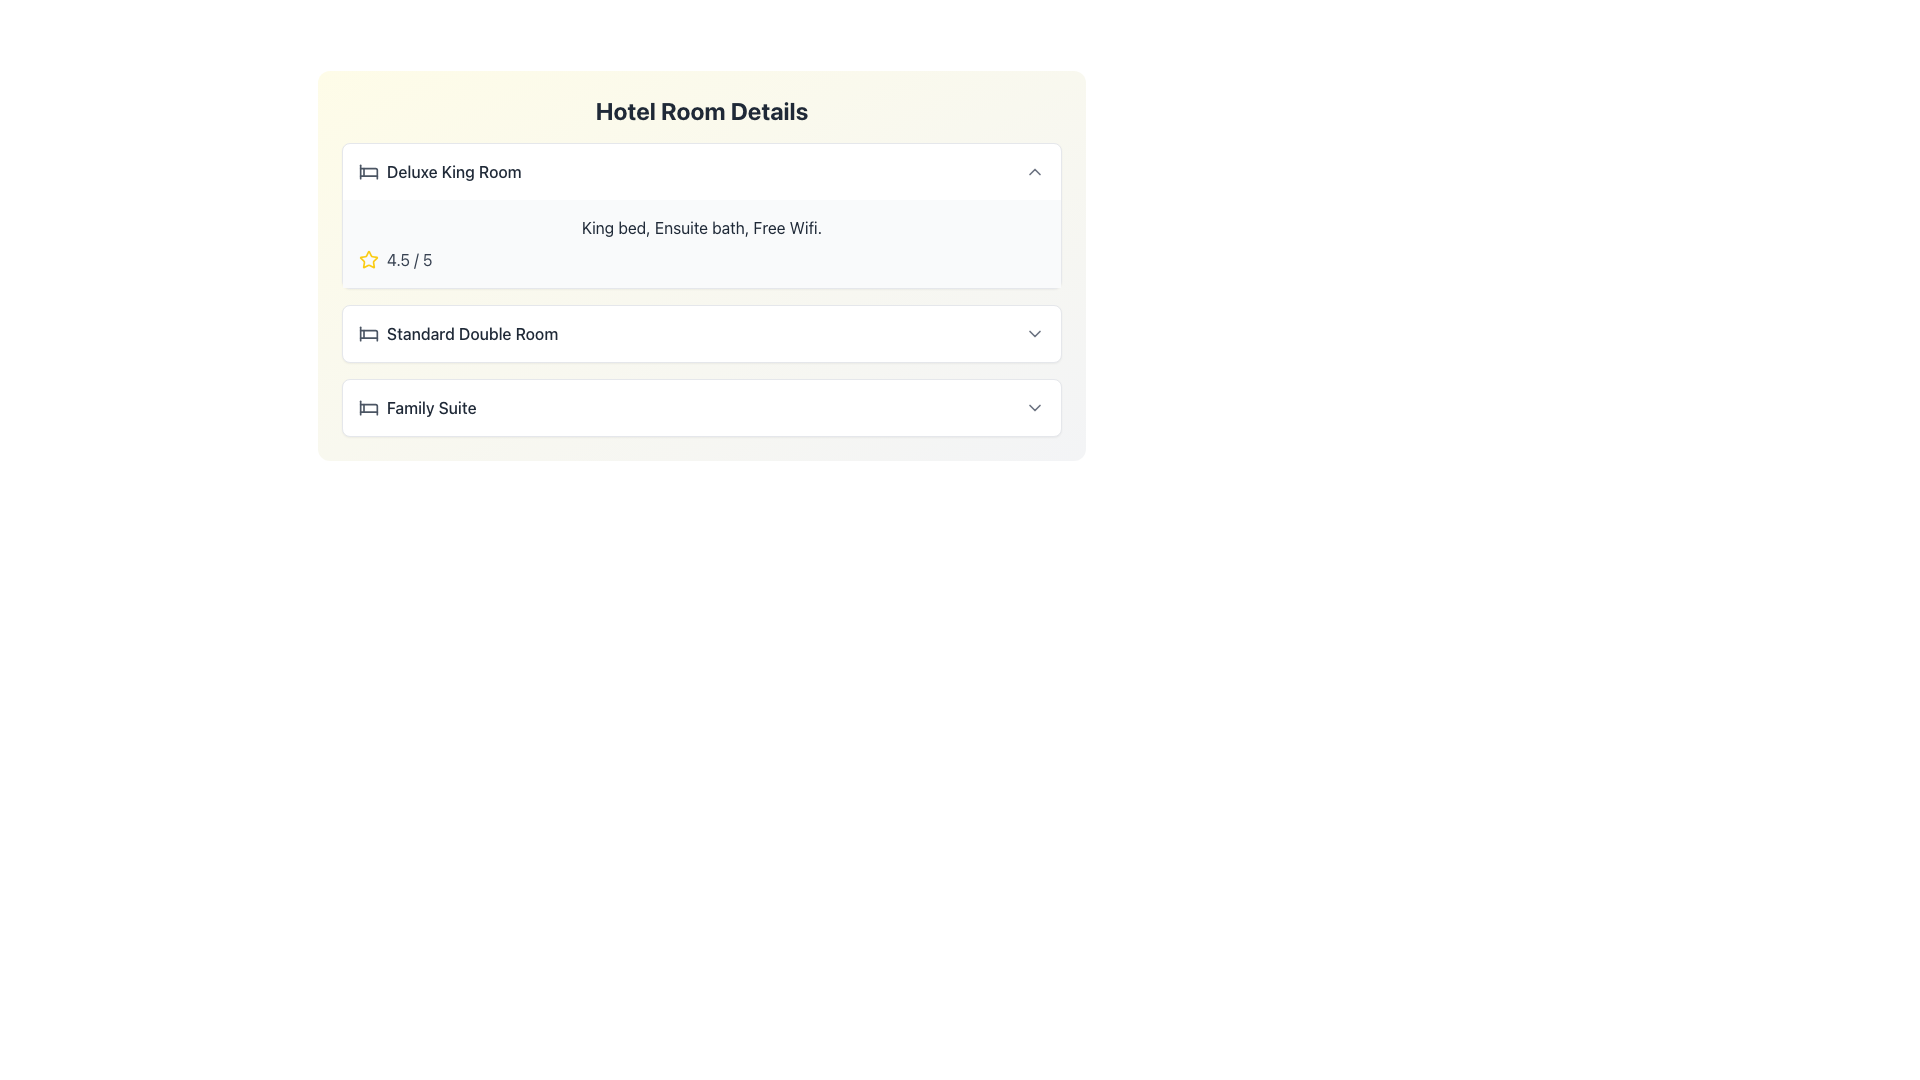  I want to click on the text label displaying 'Standard Double Room', so click(471, 333).